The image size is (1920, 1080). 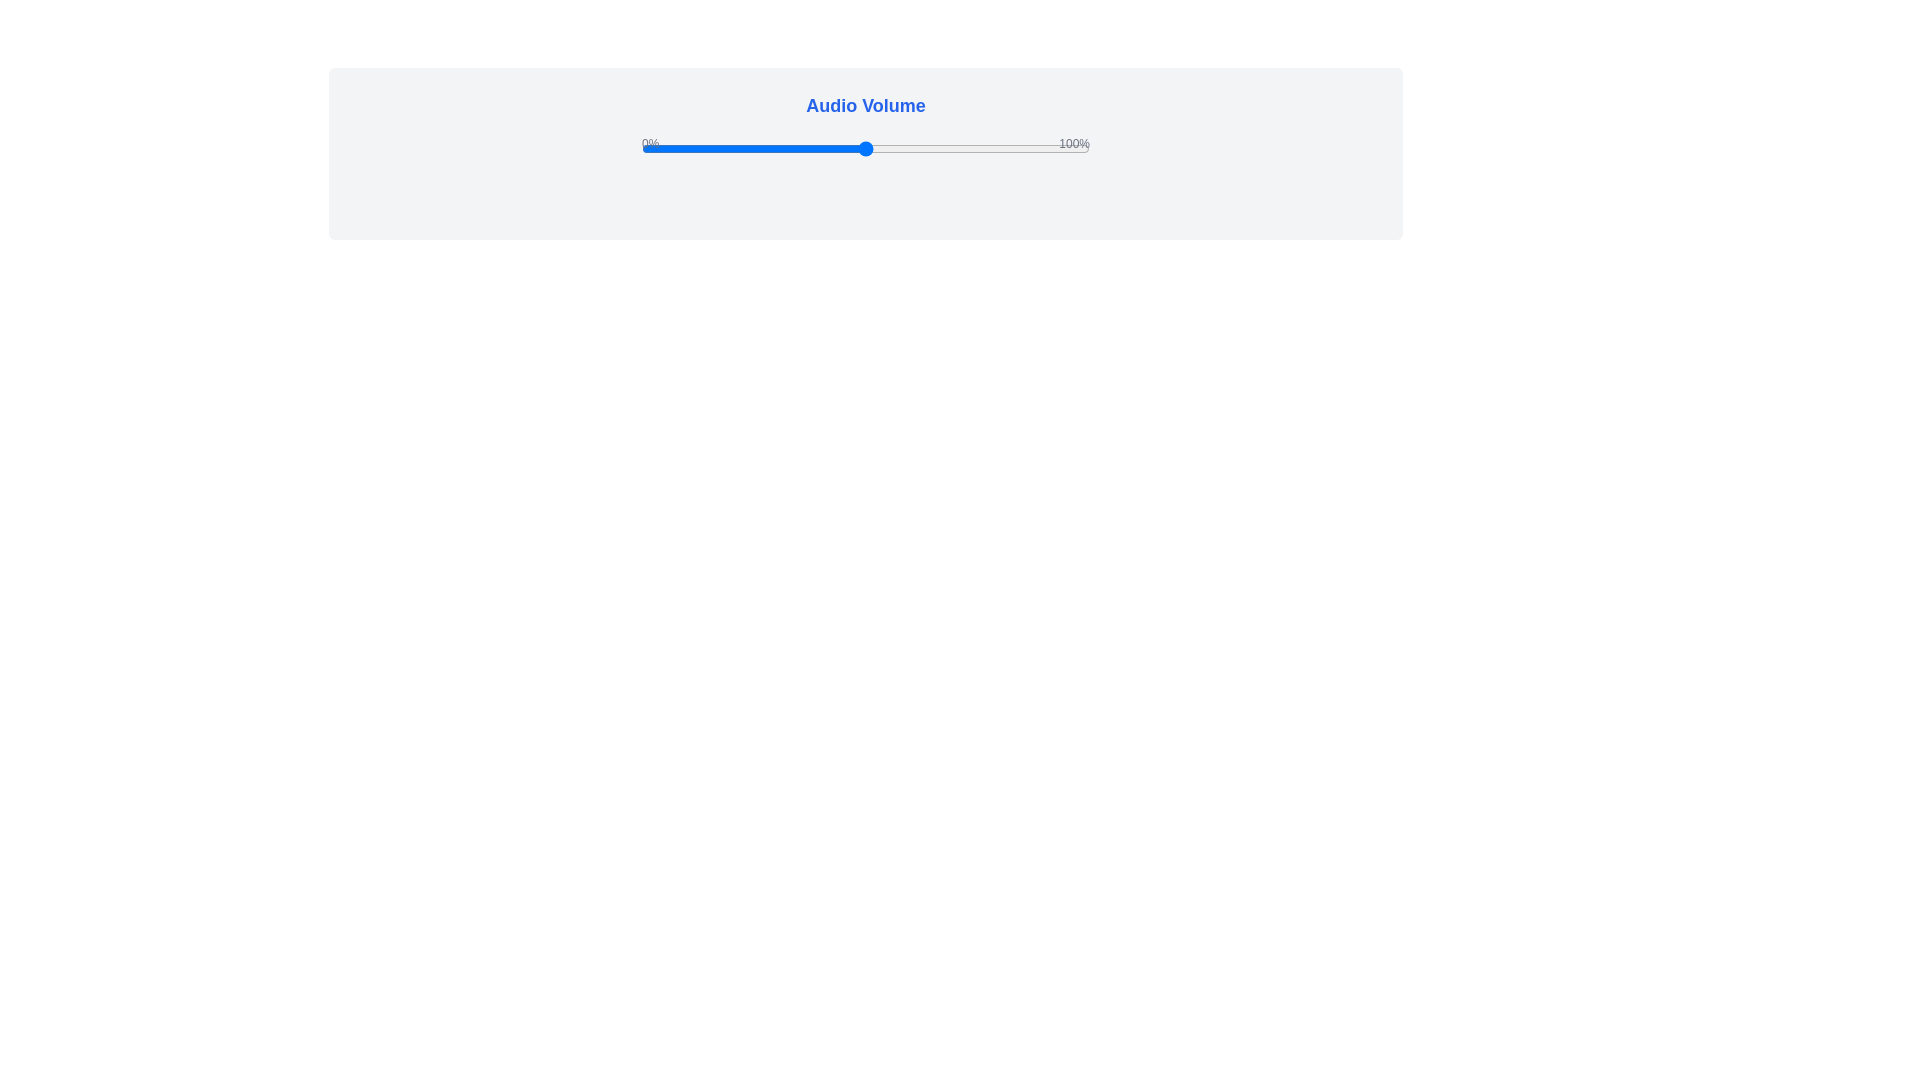 What do you see at coordinates (821, 148) in the screenshot?
I see `the volume` at bounding box center [821, 148].